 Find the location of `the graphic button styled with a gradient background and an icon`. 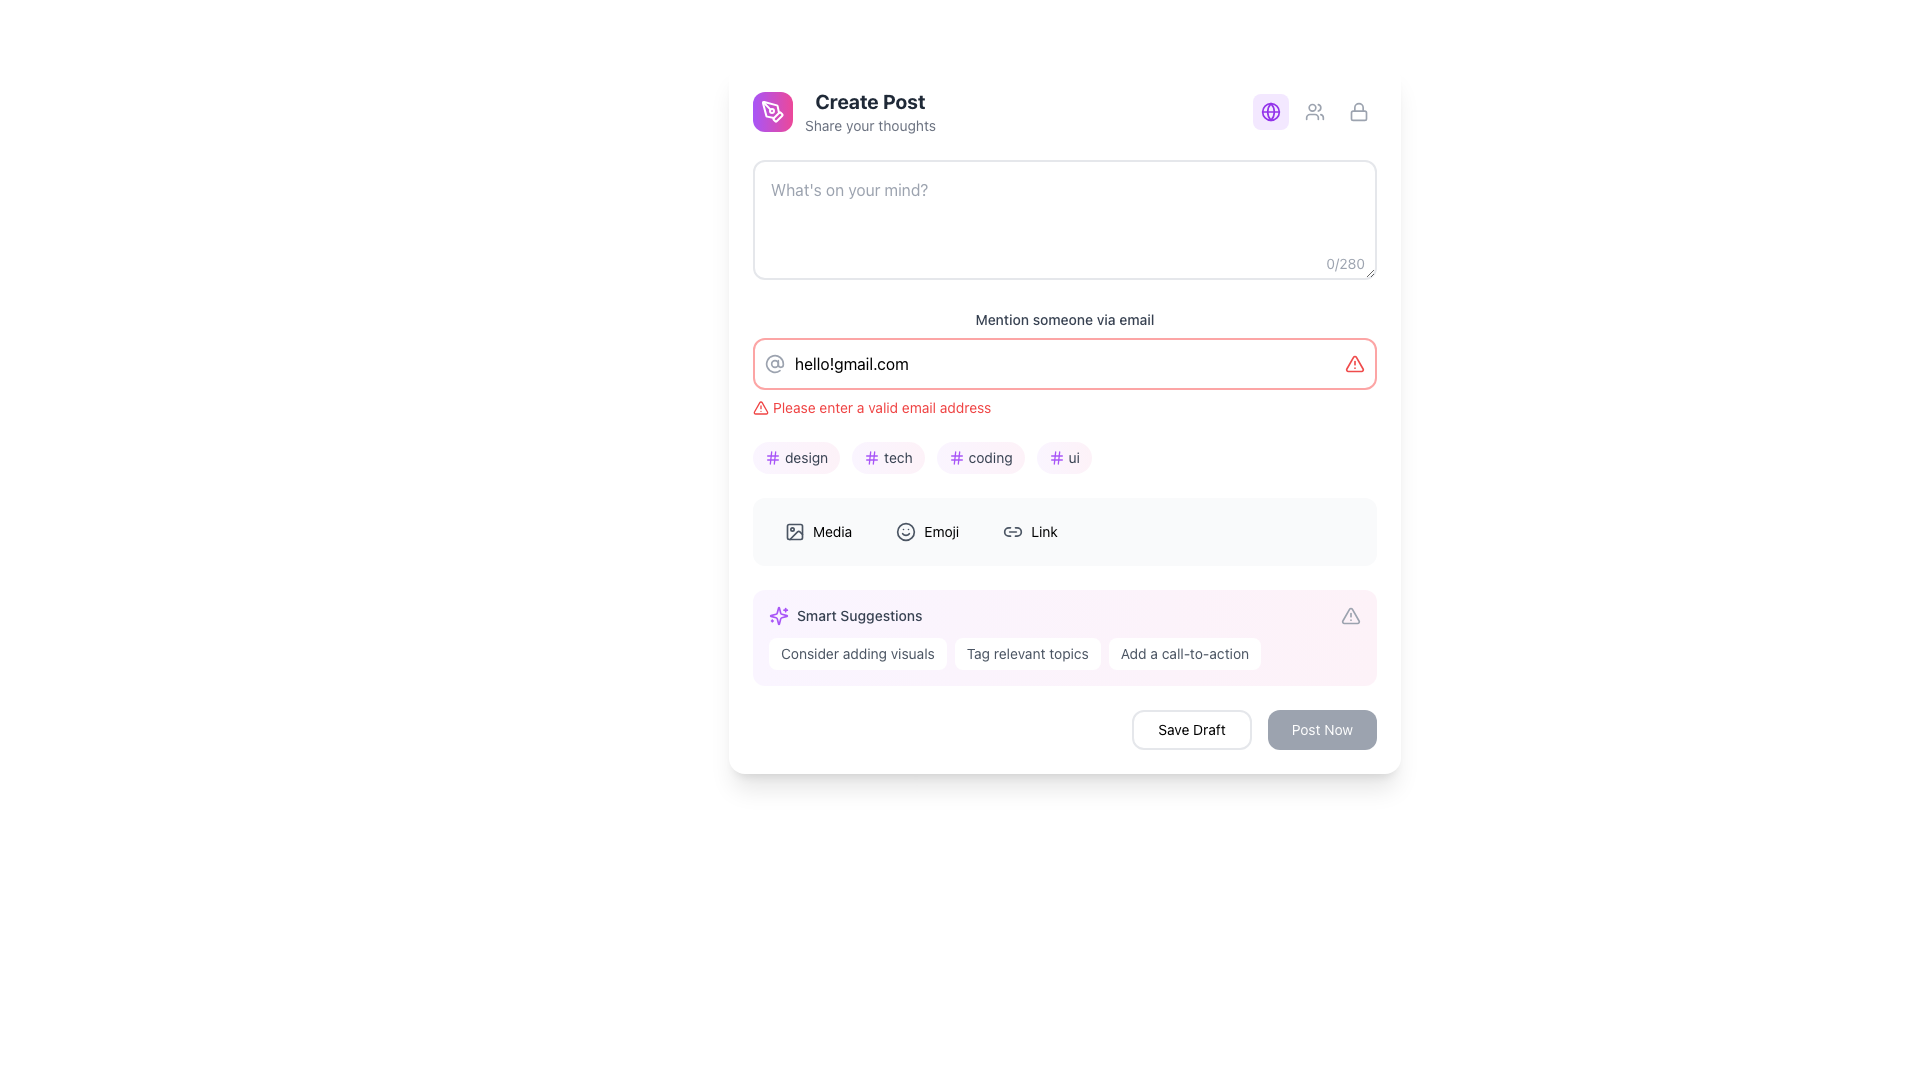

the graphic button styled with a gradient background and an icon is located at coordinates (771, 111).